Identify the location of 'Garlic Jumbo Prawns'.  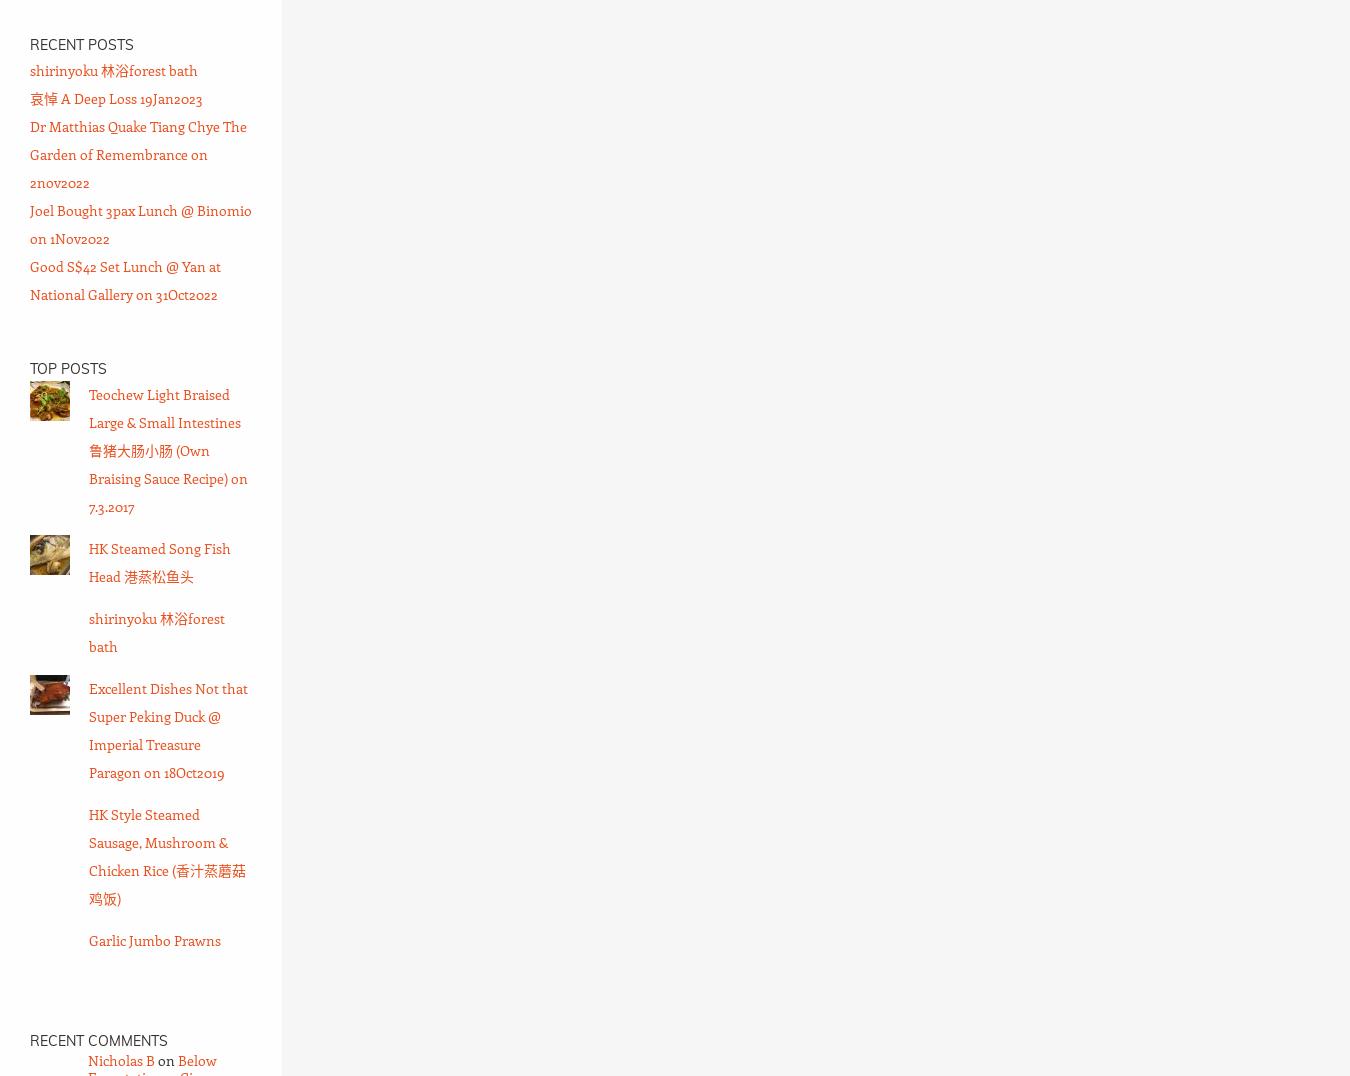
(154, 939).